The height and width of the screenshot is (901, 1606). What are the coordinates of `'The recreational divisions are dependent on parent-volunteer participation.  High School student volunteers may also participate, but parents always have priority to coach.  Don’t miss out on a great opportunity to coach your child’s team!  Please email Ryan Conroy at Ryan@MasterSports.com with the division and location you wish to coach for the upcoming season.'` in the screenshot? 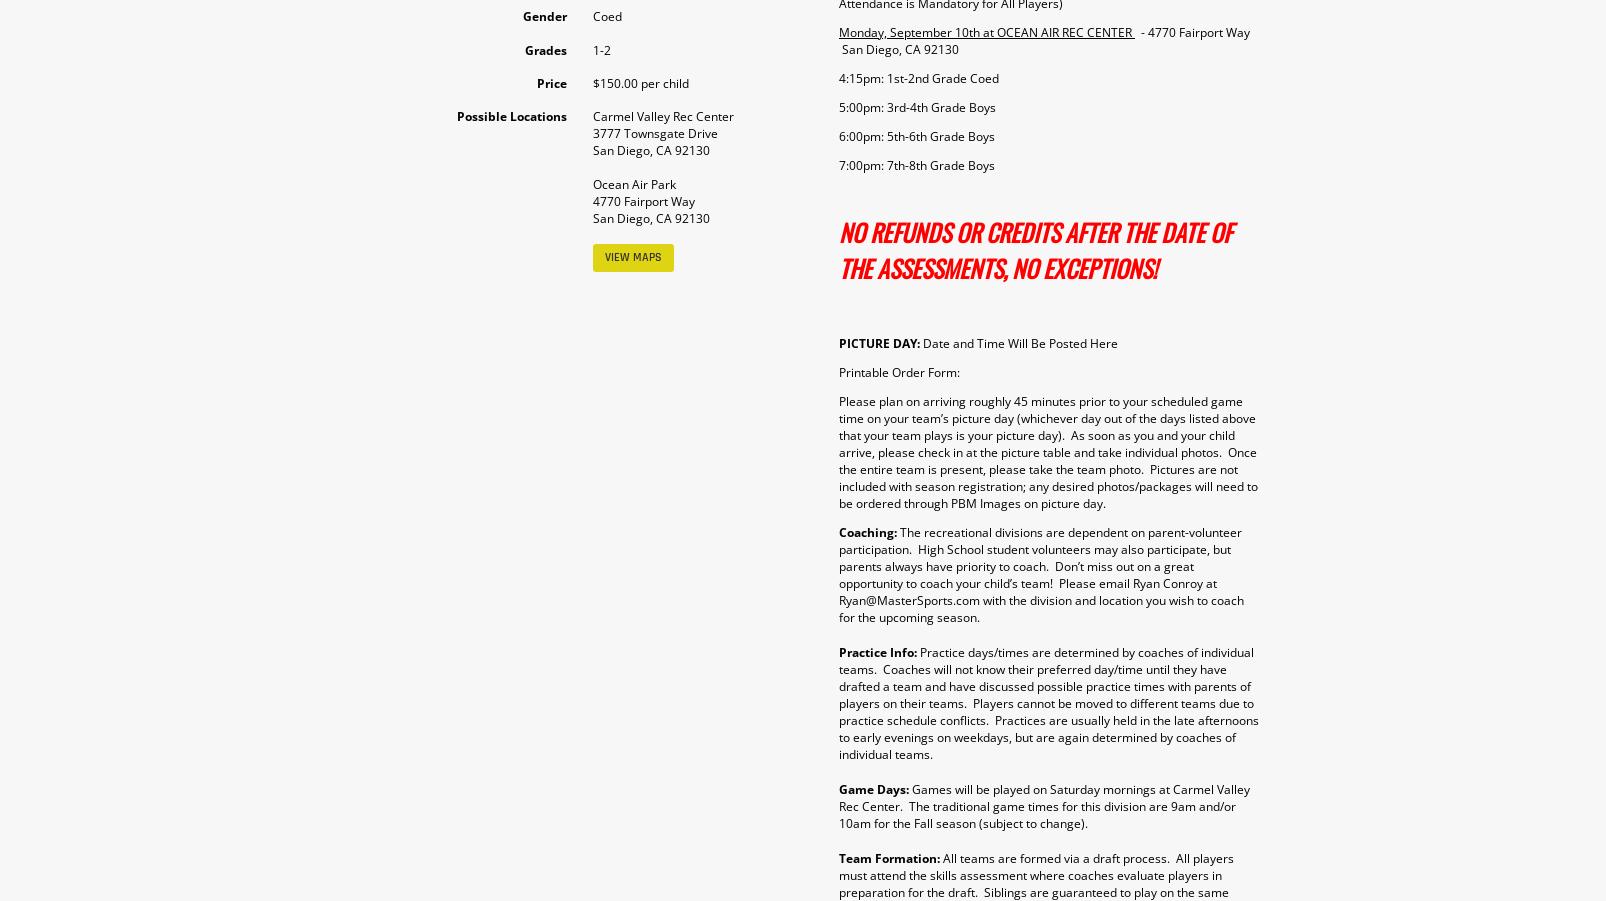 It's located at (837, 573).